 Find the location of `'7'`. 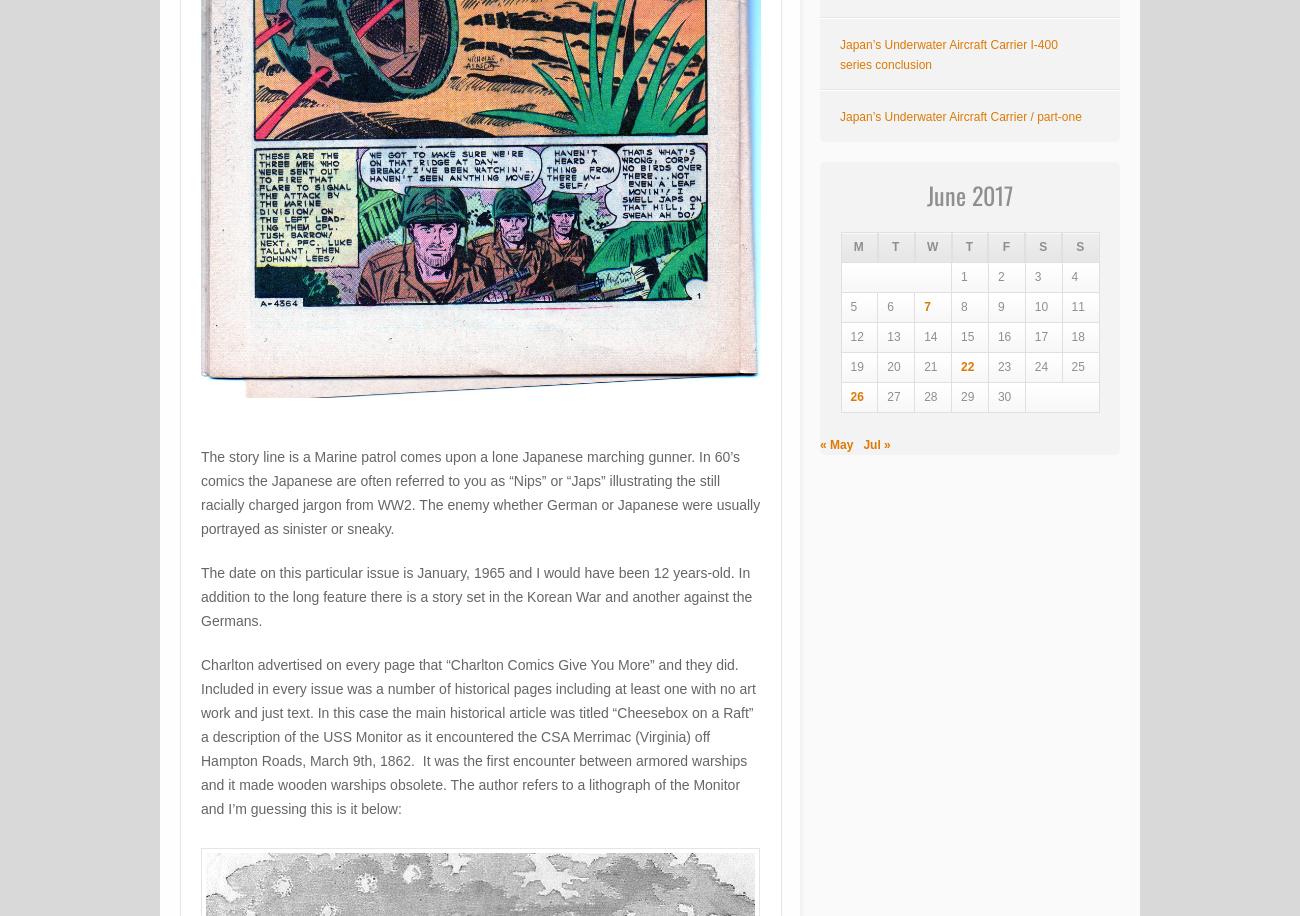

'7' is located at coordinates (927, 306).